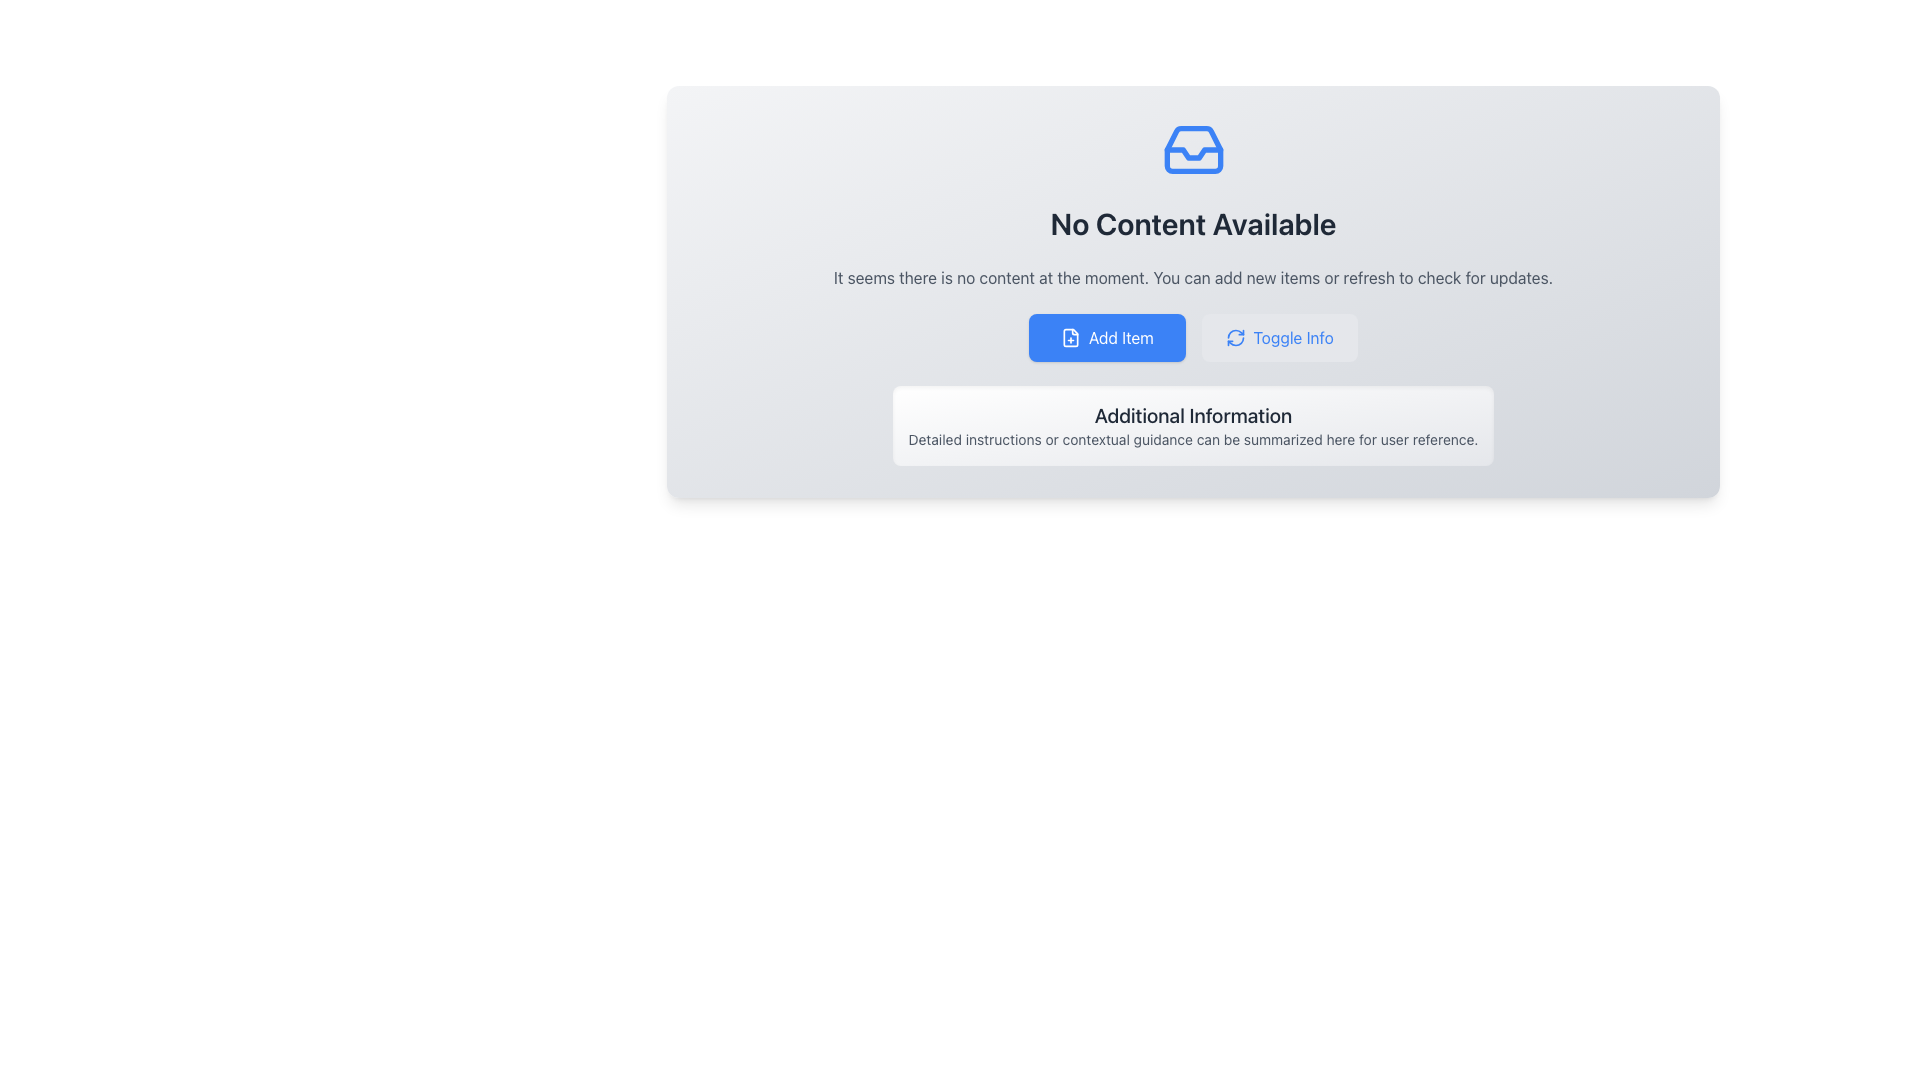 This screenshot has height=1080, width=1920. I want to click on the button located on the right side of the interface, which toggles the display of additional information or sections, so click(1277, 337).